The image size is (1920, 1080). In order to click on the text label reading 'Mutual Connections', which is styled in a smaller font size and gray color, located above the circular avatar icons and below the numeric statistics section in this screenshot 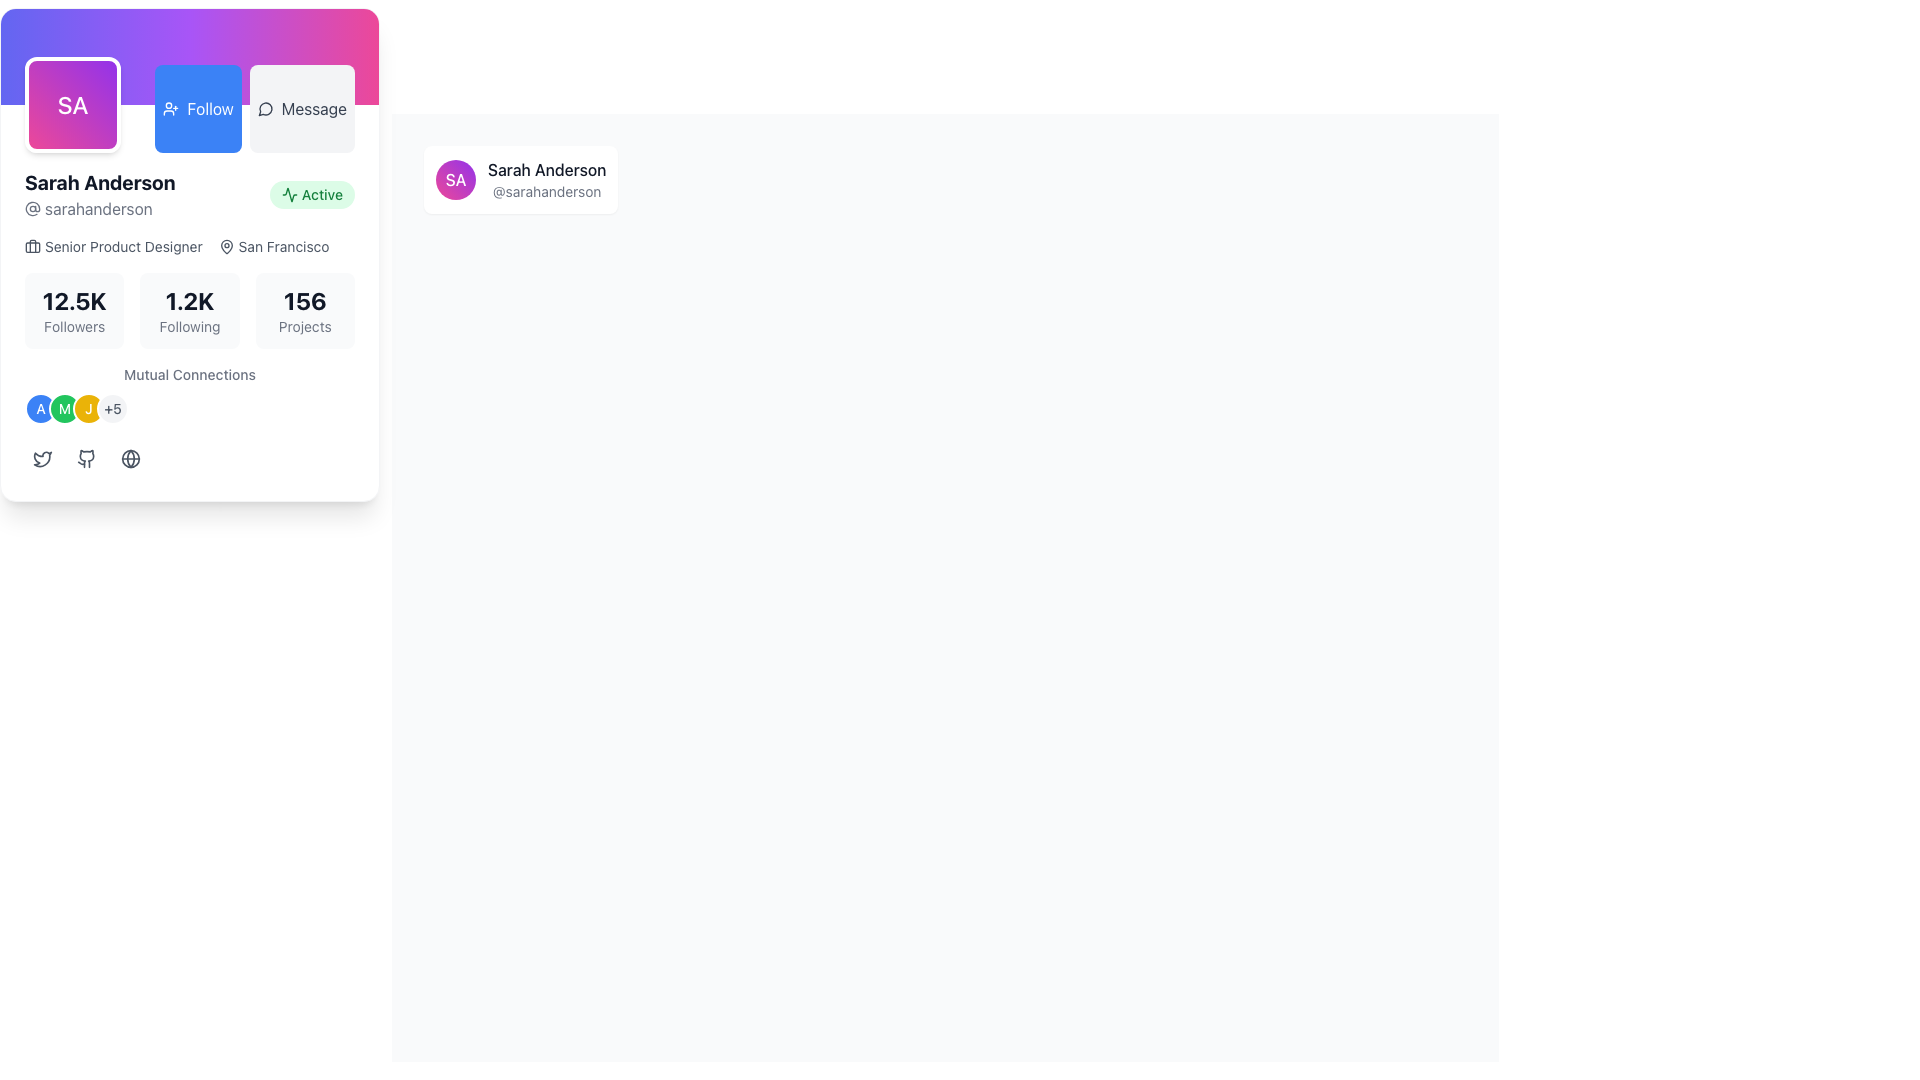, I will do `click(190, 374)`.